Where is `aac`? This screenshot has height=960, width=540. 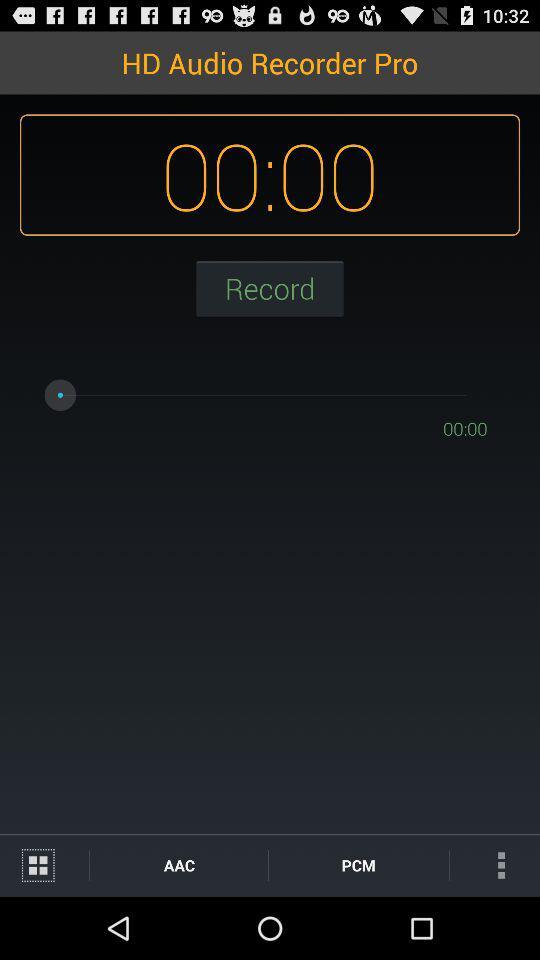
aac is located at coordinates (179, 864).